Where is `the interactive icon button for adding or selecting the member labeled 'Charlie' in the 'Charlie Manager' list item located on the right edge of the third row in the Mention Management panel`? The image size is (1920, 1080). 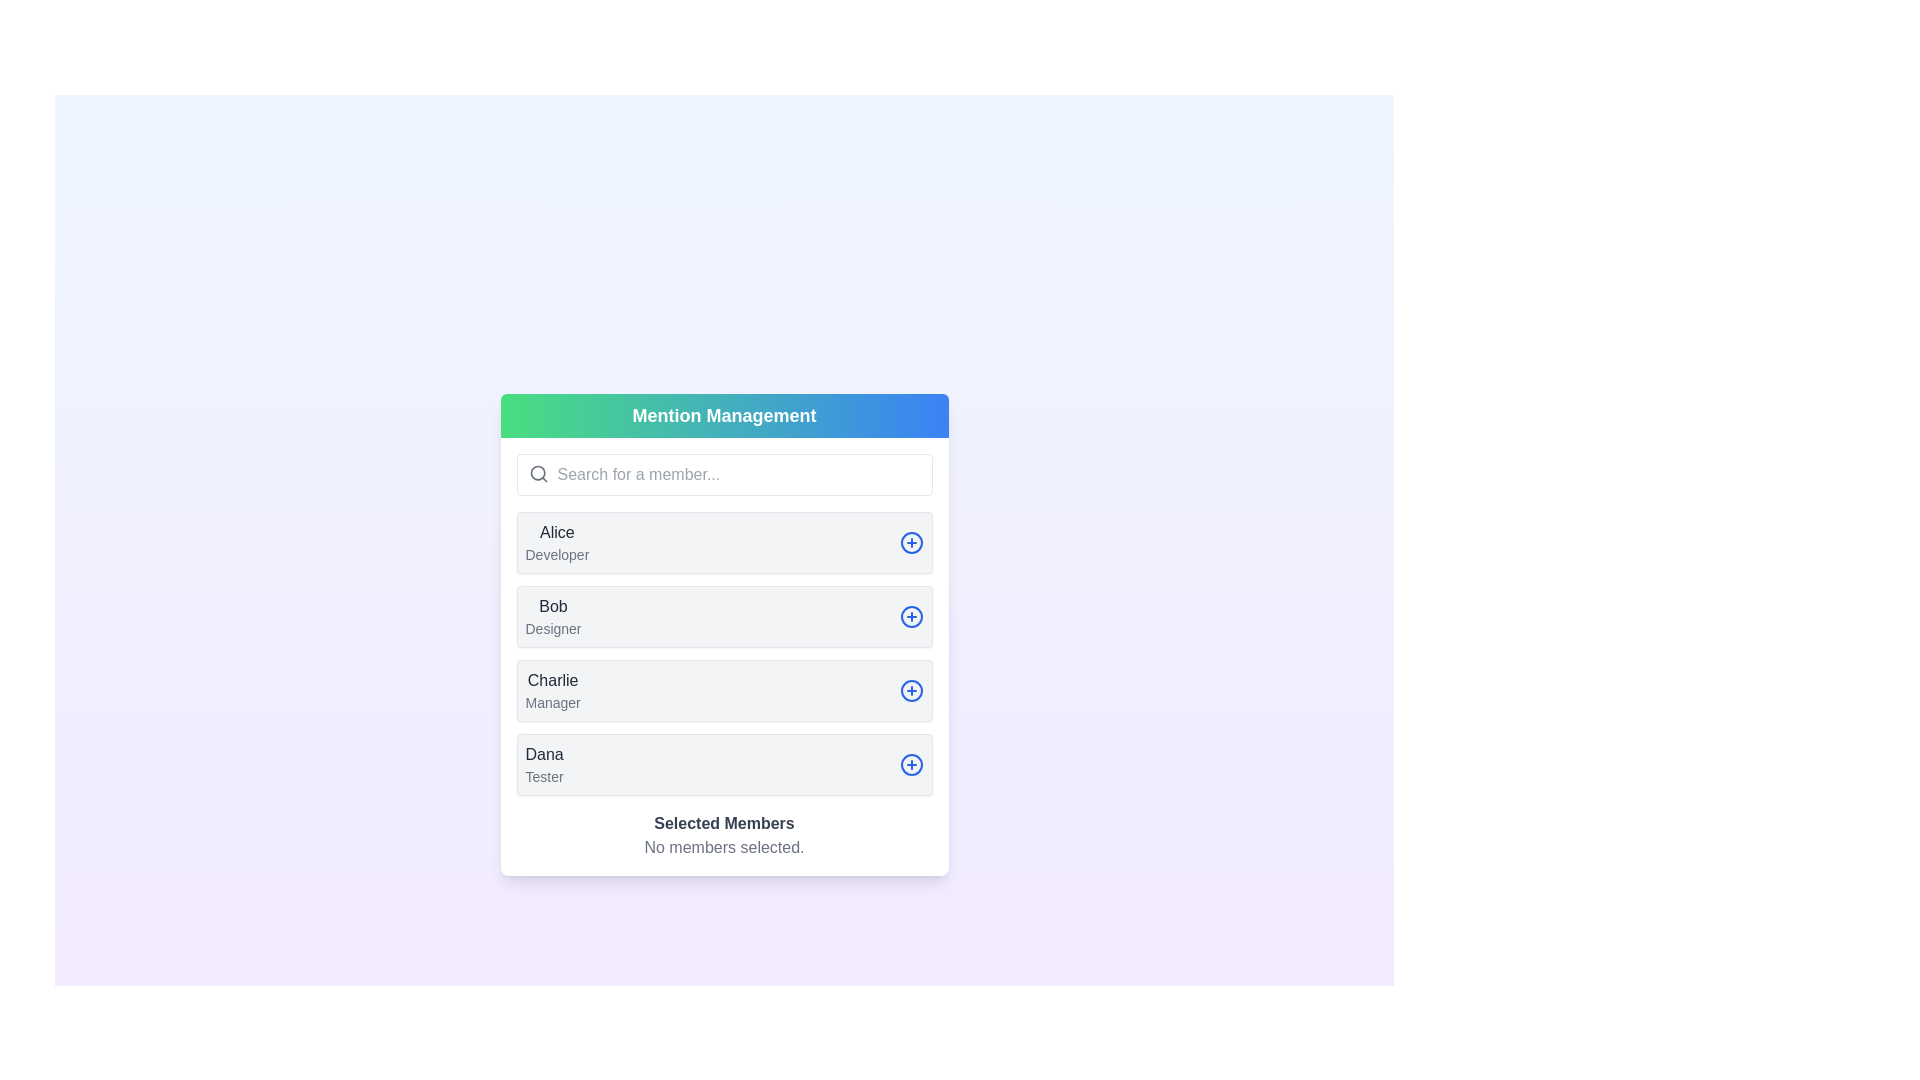
the interactive icon button for adding or selecting the member labeled 'Charlie' in the 'Charlie Manager' list item located on the right edge of the third row in the Mention Management panel is located at coordinates (910, 689).